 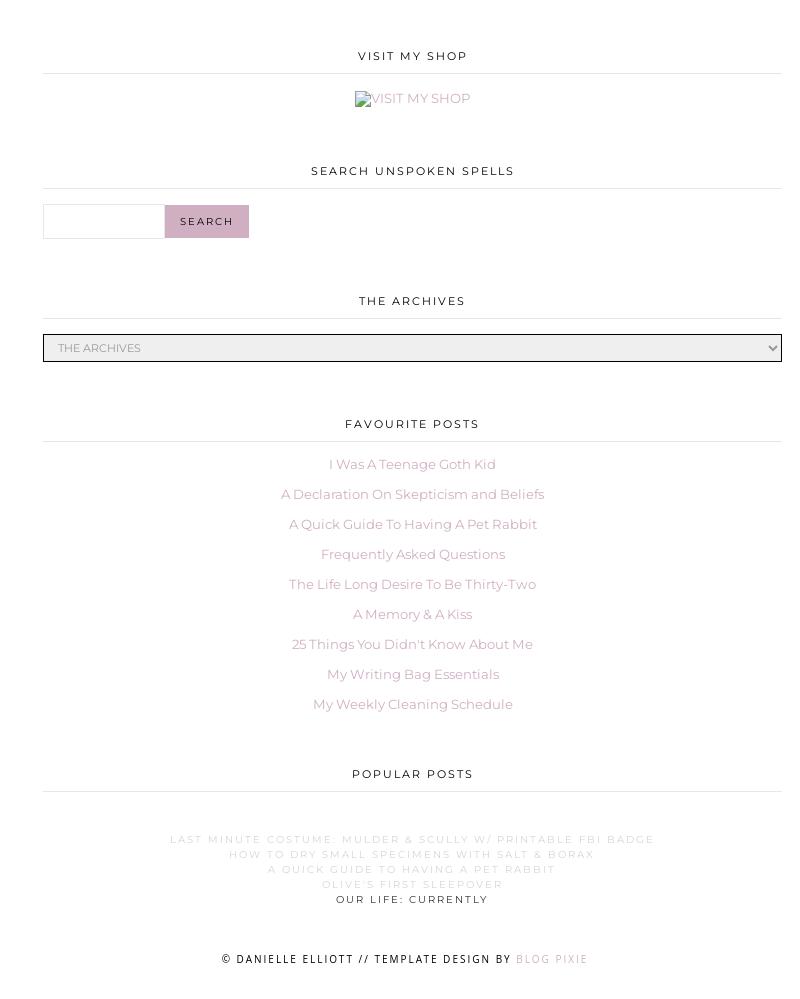 I want to click on 'Olive's First Sleepover', so click(x=411, y=883).